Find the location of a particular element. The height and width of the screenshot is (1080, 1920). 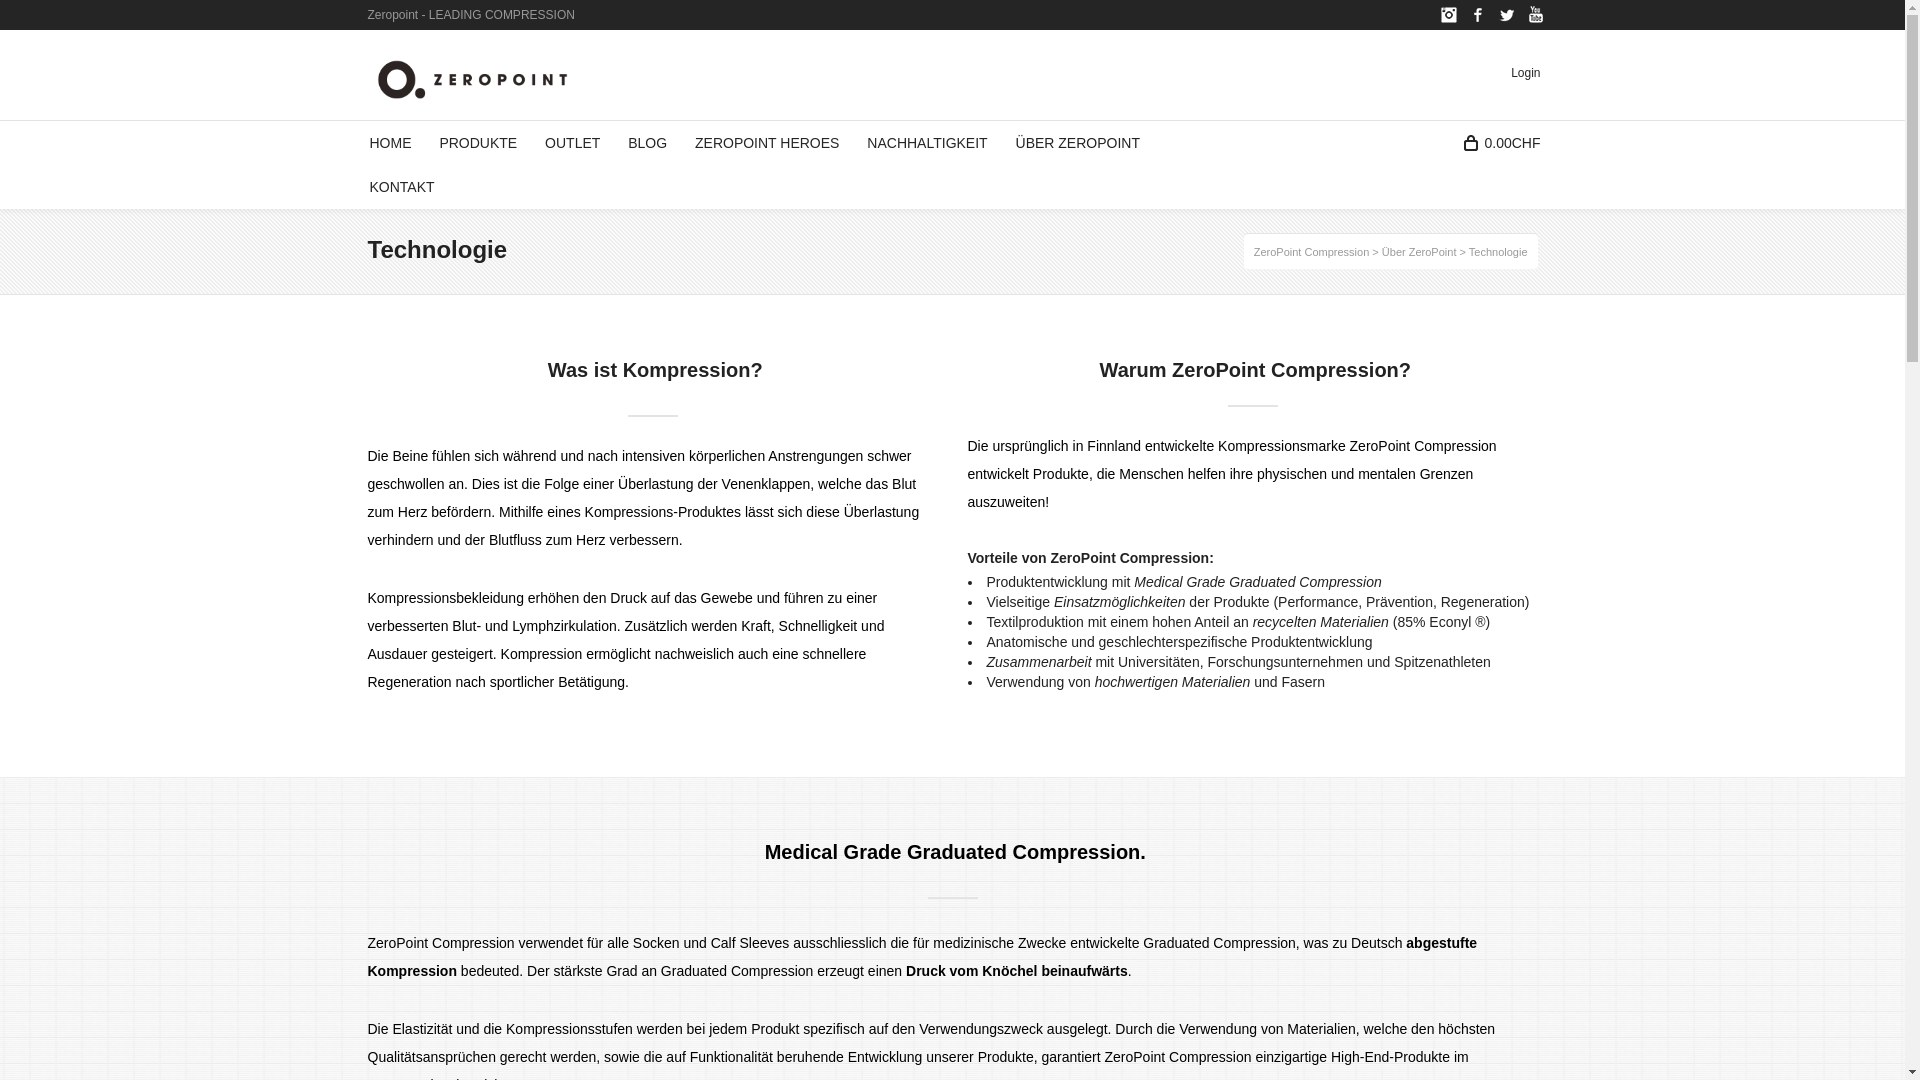

'YouTube' is located at coordinates (1535, 15).